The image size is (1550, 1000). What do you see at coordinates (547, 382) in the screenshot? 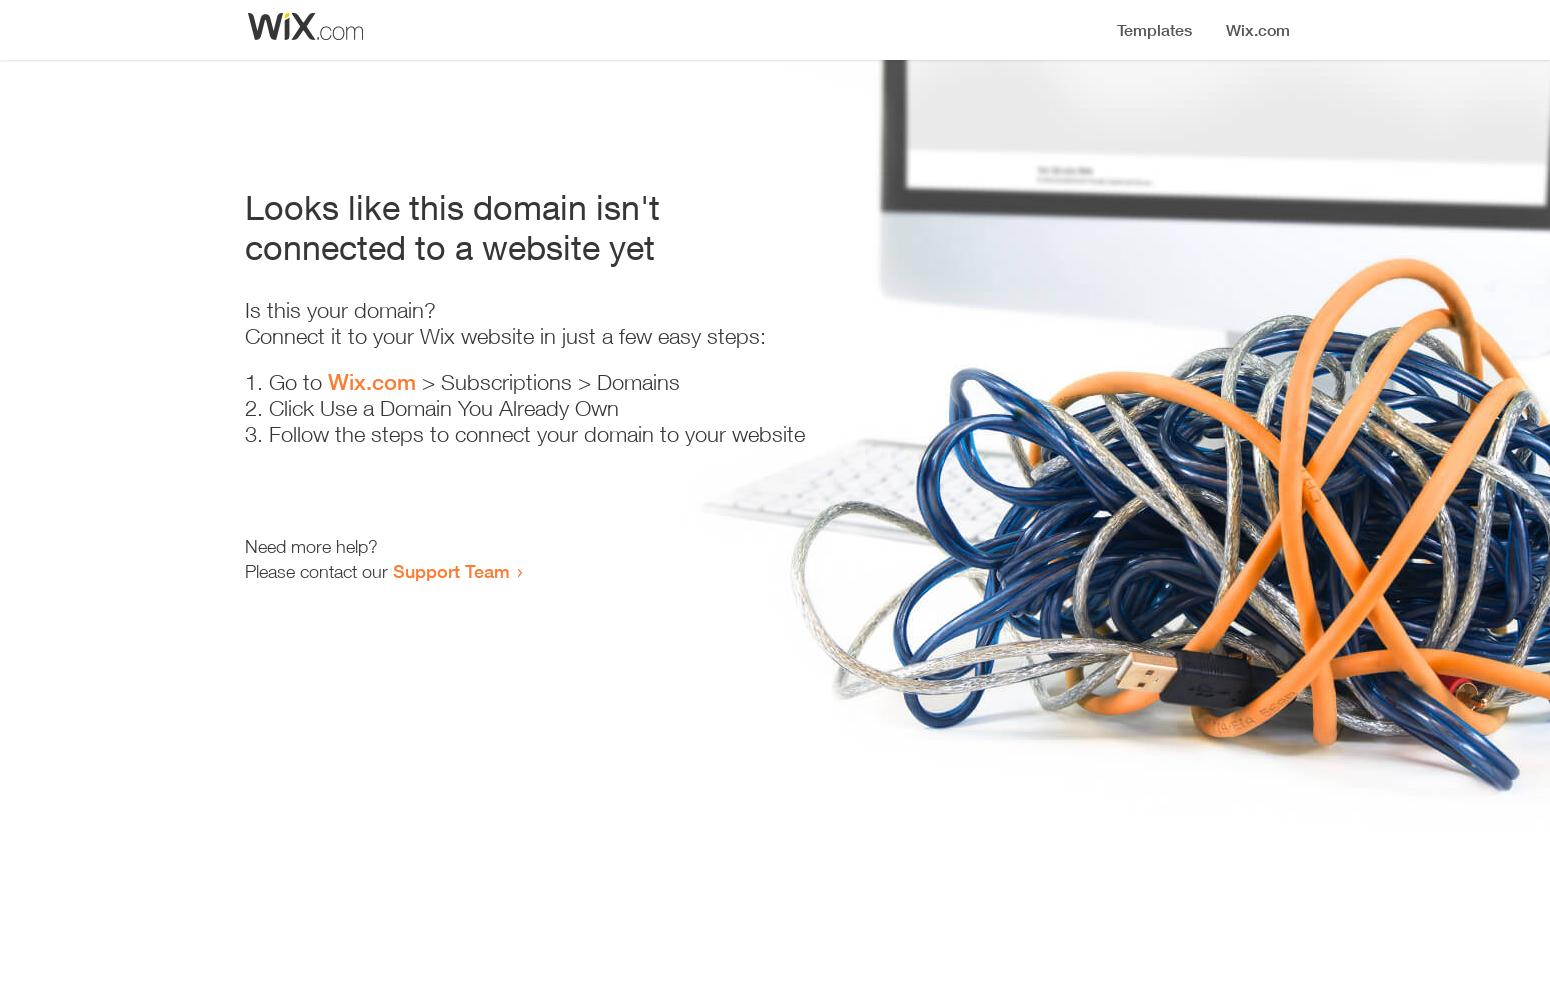
I see `'> Subscriptions > Domains'` at bounding box center [547, 382].